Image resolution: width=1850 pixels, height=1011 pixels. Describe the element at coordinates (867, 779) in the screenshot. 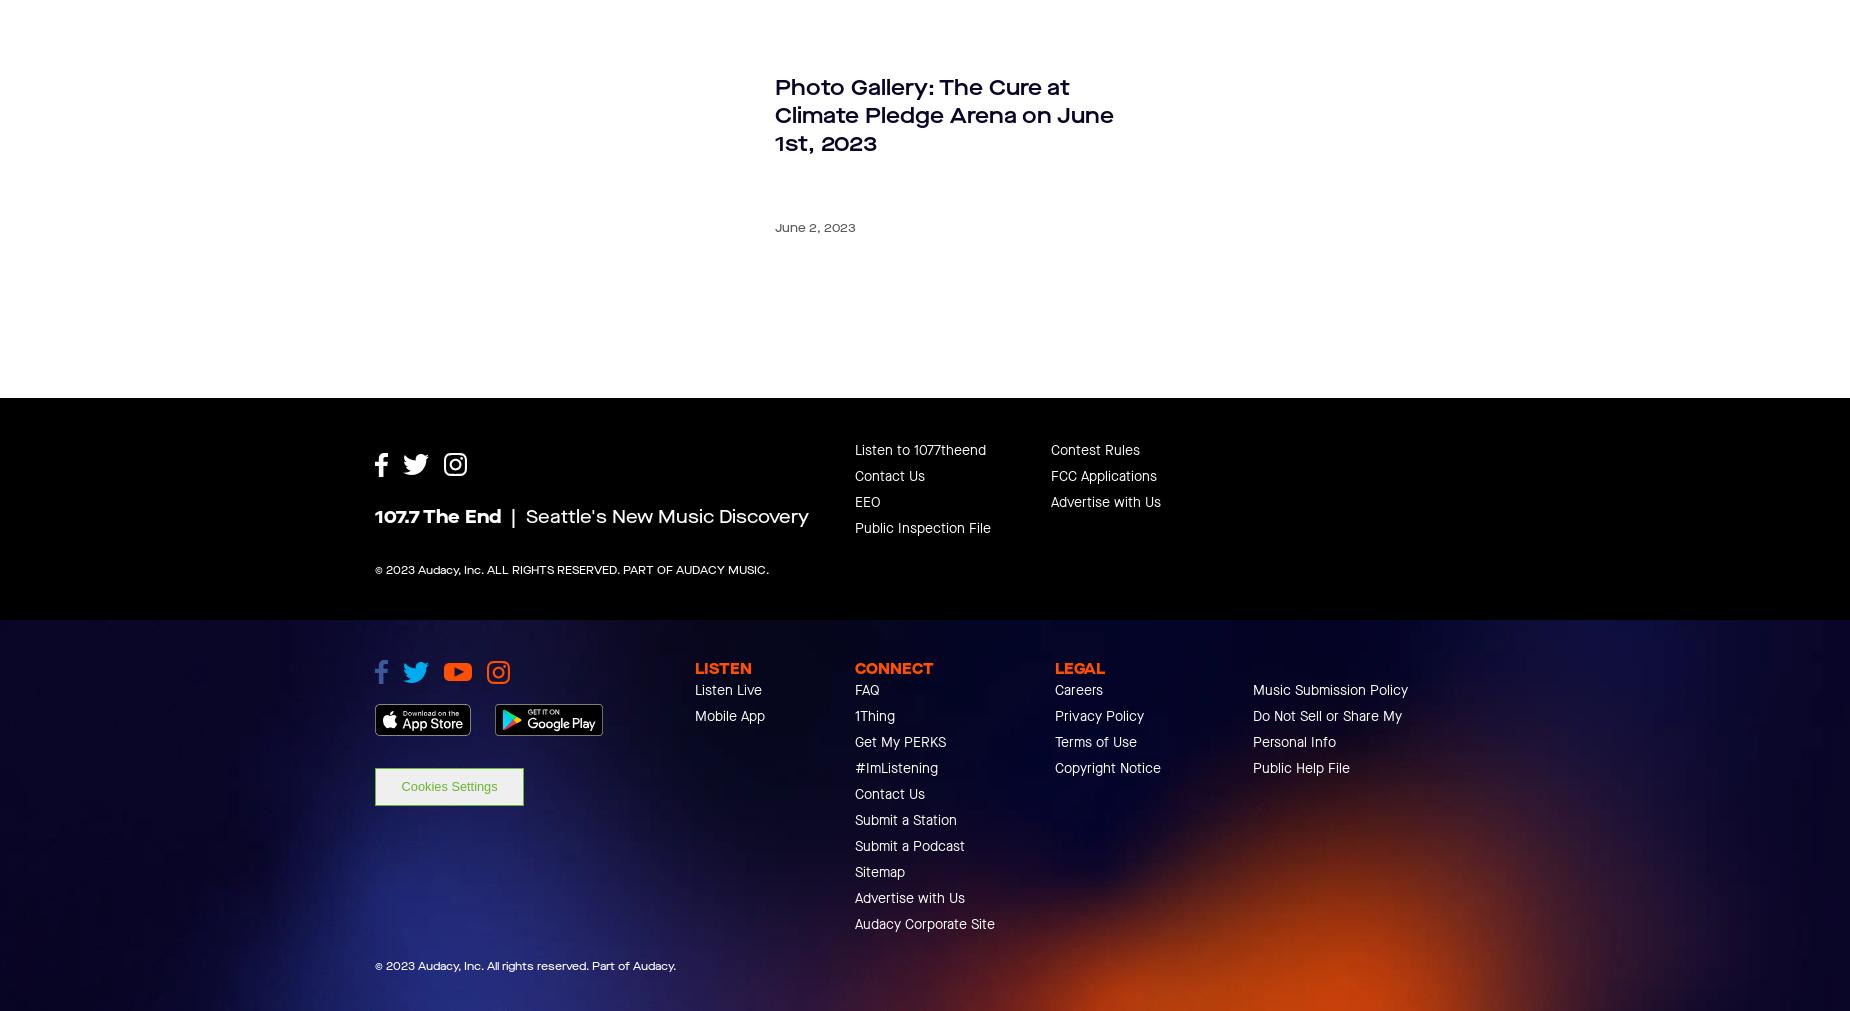

I see `'FAQ'` at that location.